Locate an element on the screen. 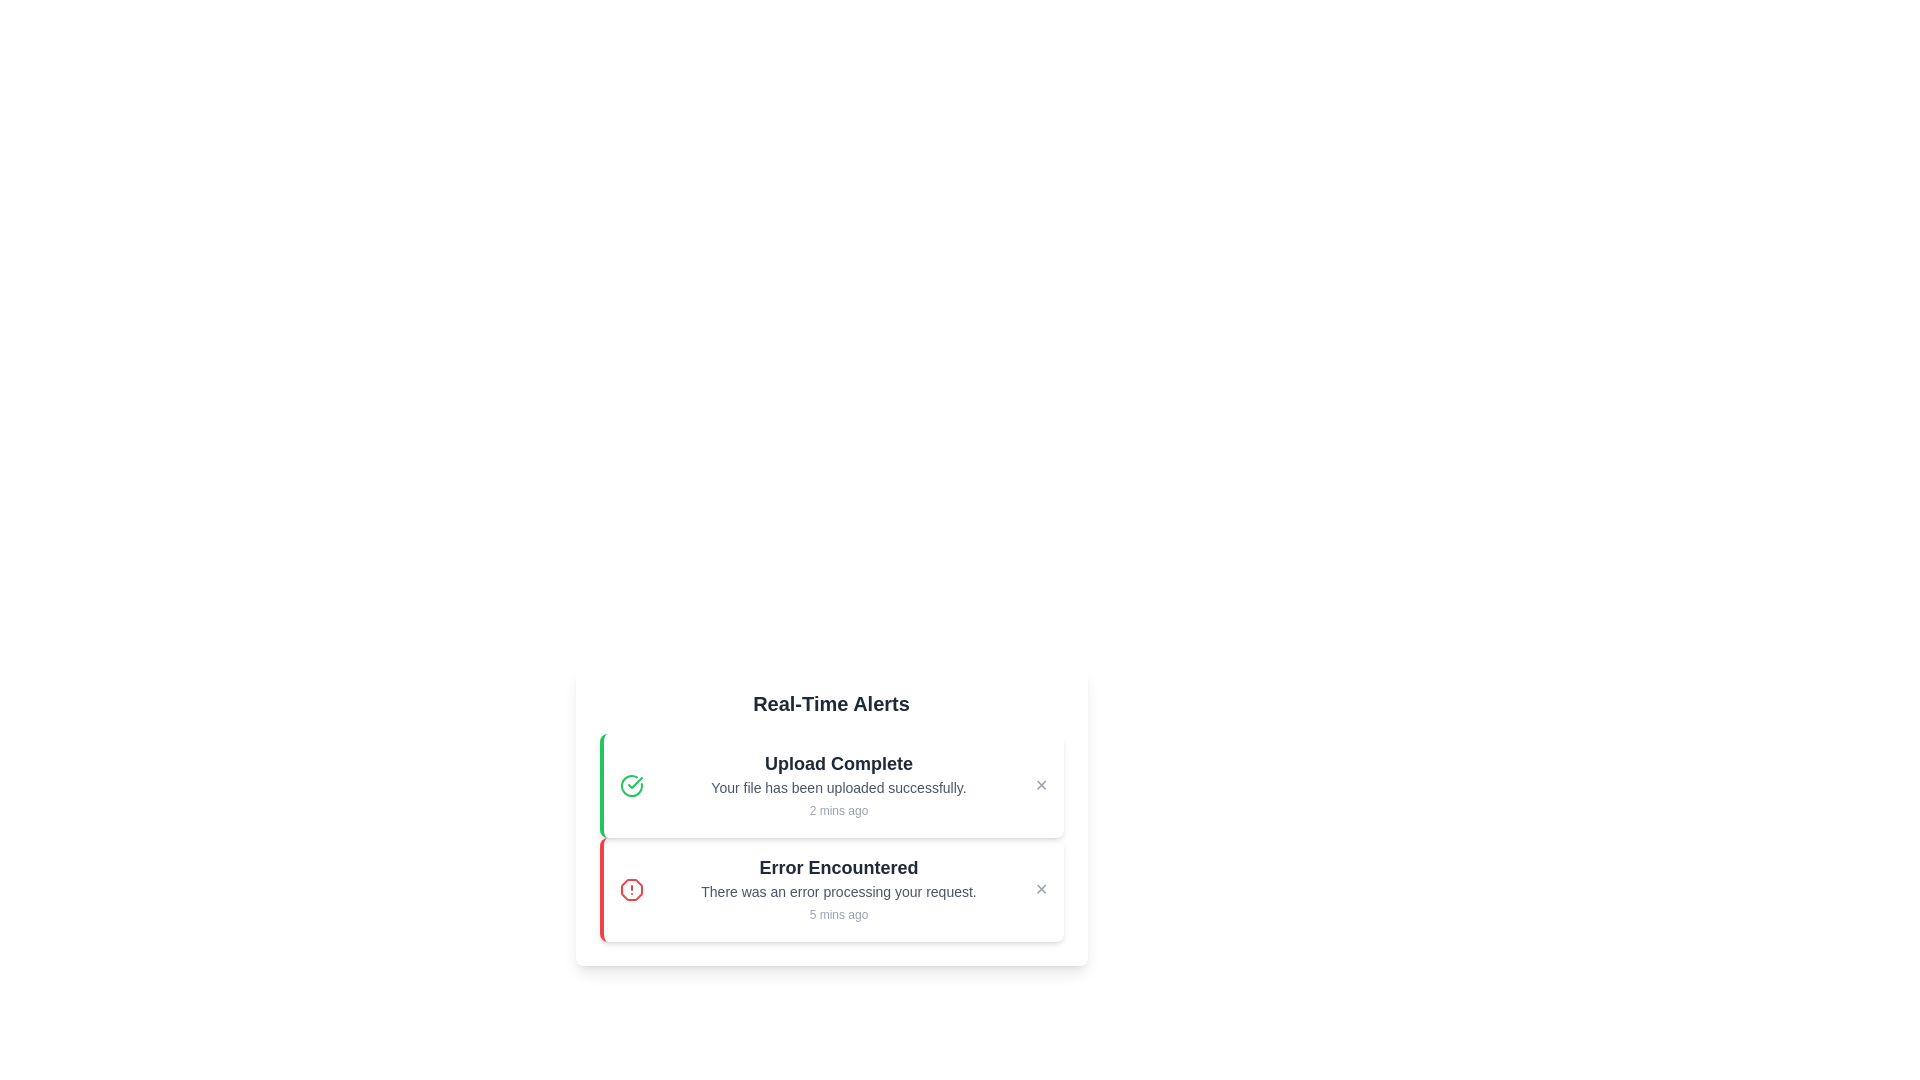  the small gray button with the symbol '✕' located at the far right of the 'Upload Complete' notification is located at coordinates (1040, 785).